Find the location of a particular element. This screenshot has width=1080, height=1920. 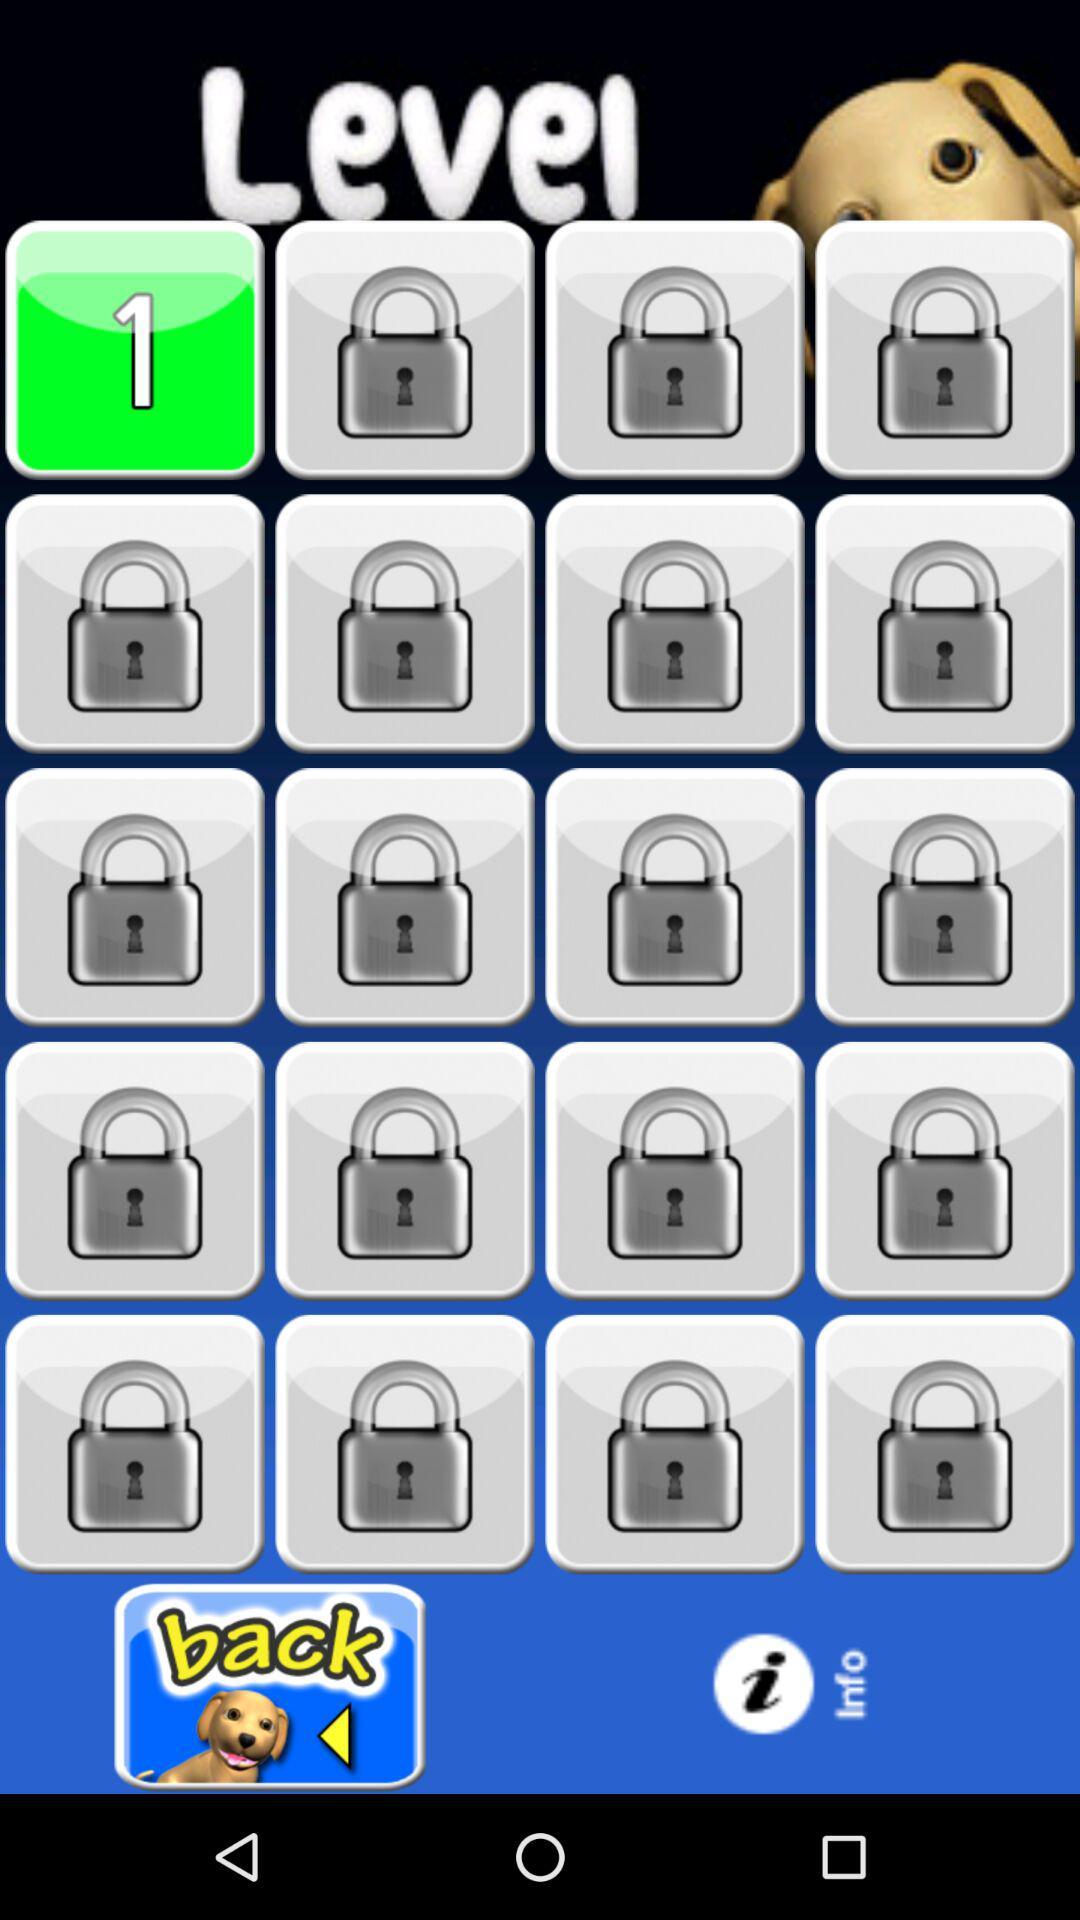

it is locked is located at coordinates (945, 350).